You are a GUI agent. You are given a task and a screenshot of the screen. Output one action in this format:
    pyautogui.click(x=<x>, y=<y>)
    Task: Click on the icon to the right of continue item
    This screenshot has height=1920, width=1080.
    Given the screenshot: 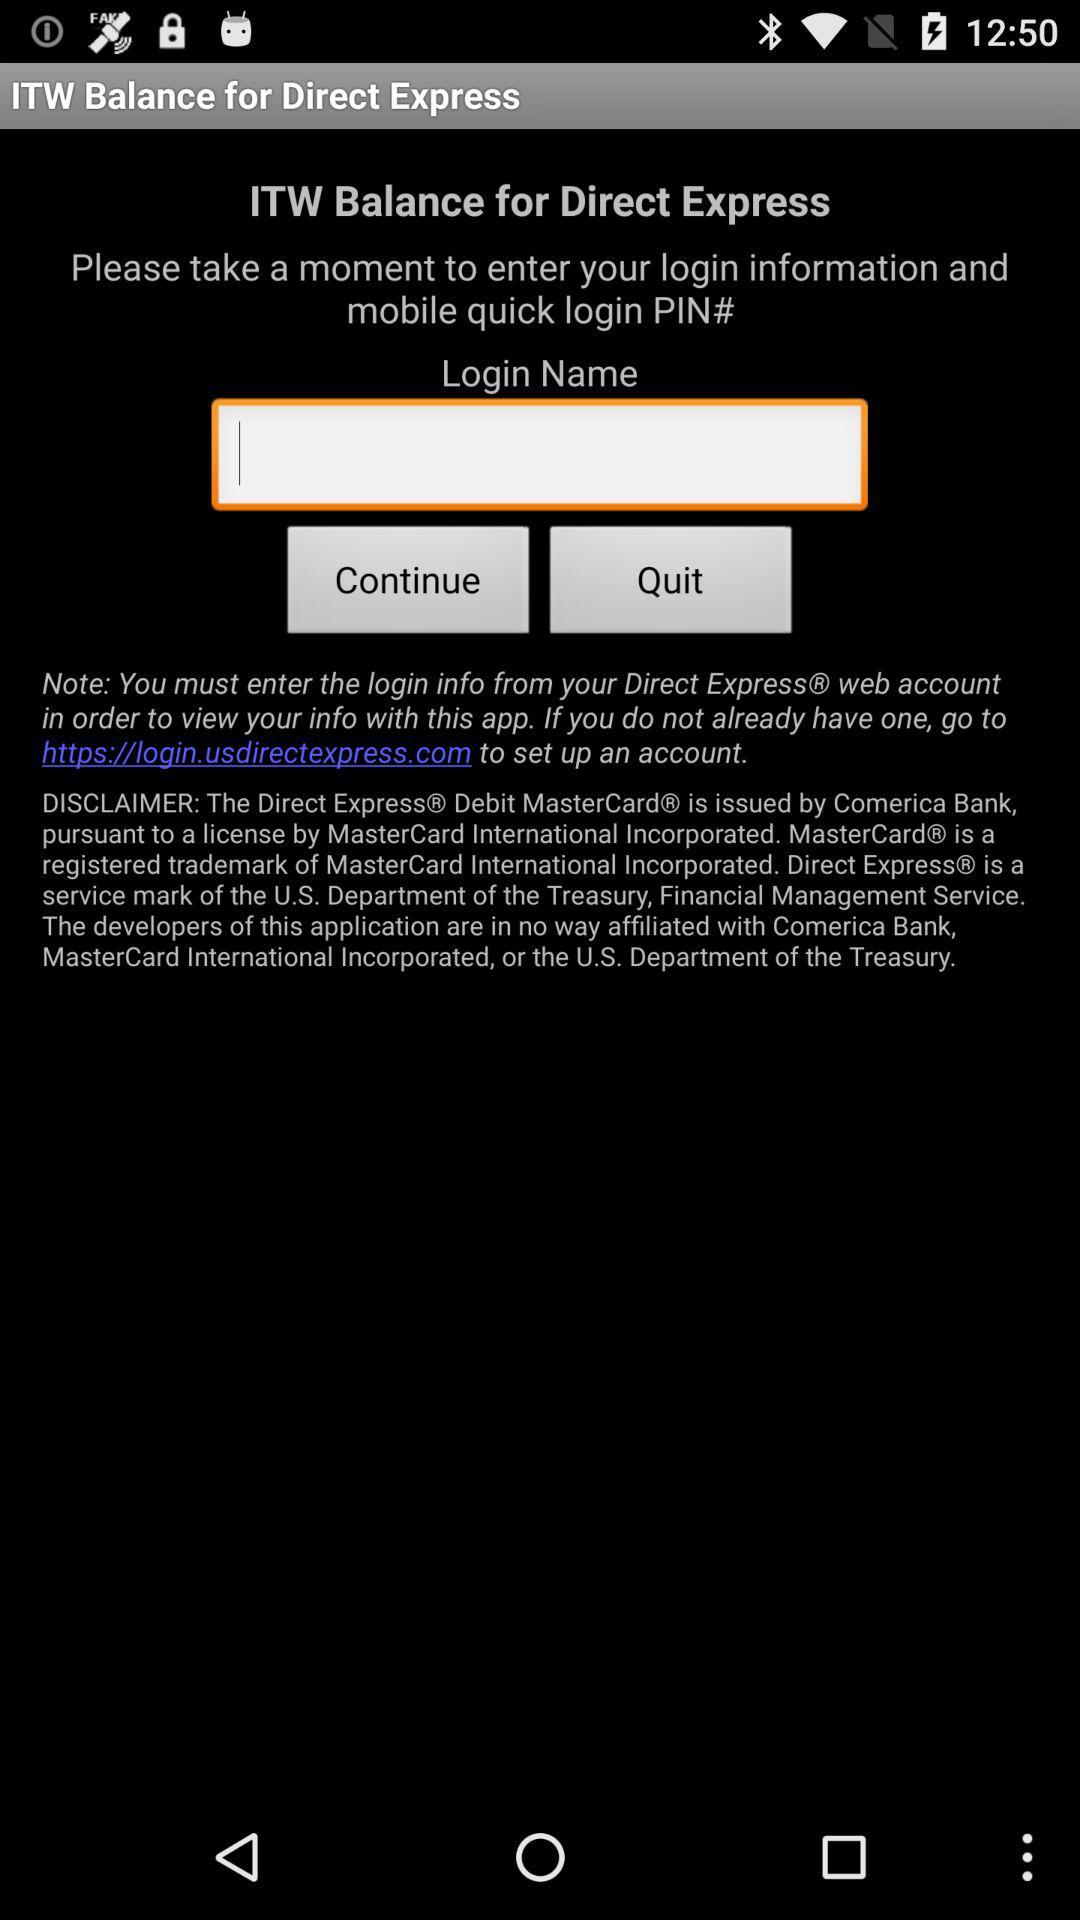 What is the action you would take?
    pyautogui.click(x=671, y=584)
    